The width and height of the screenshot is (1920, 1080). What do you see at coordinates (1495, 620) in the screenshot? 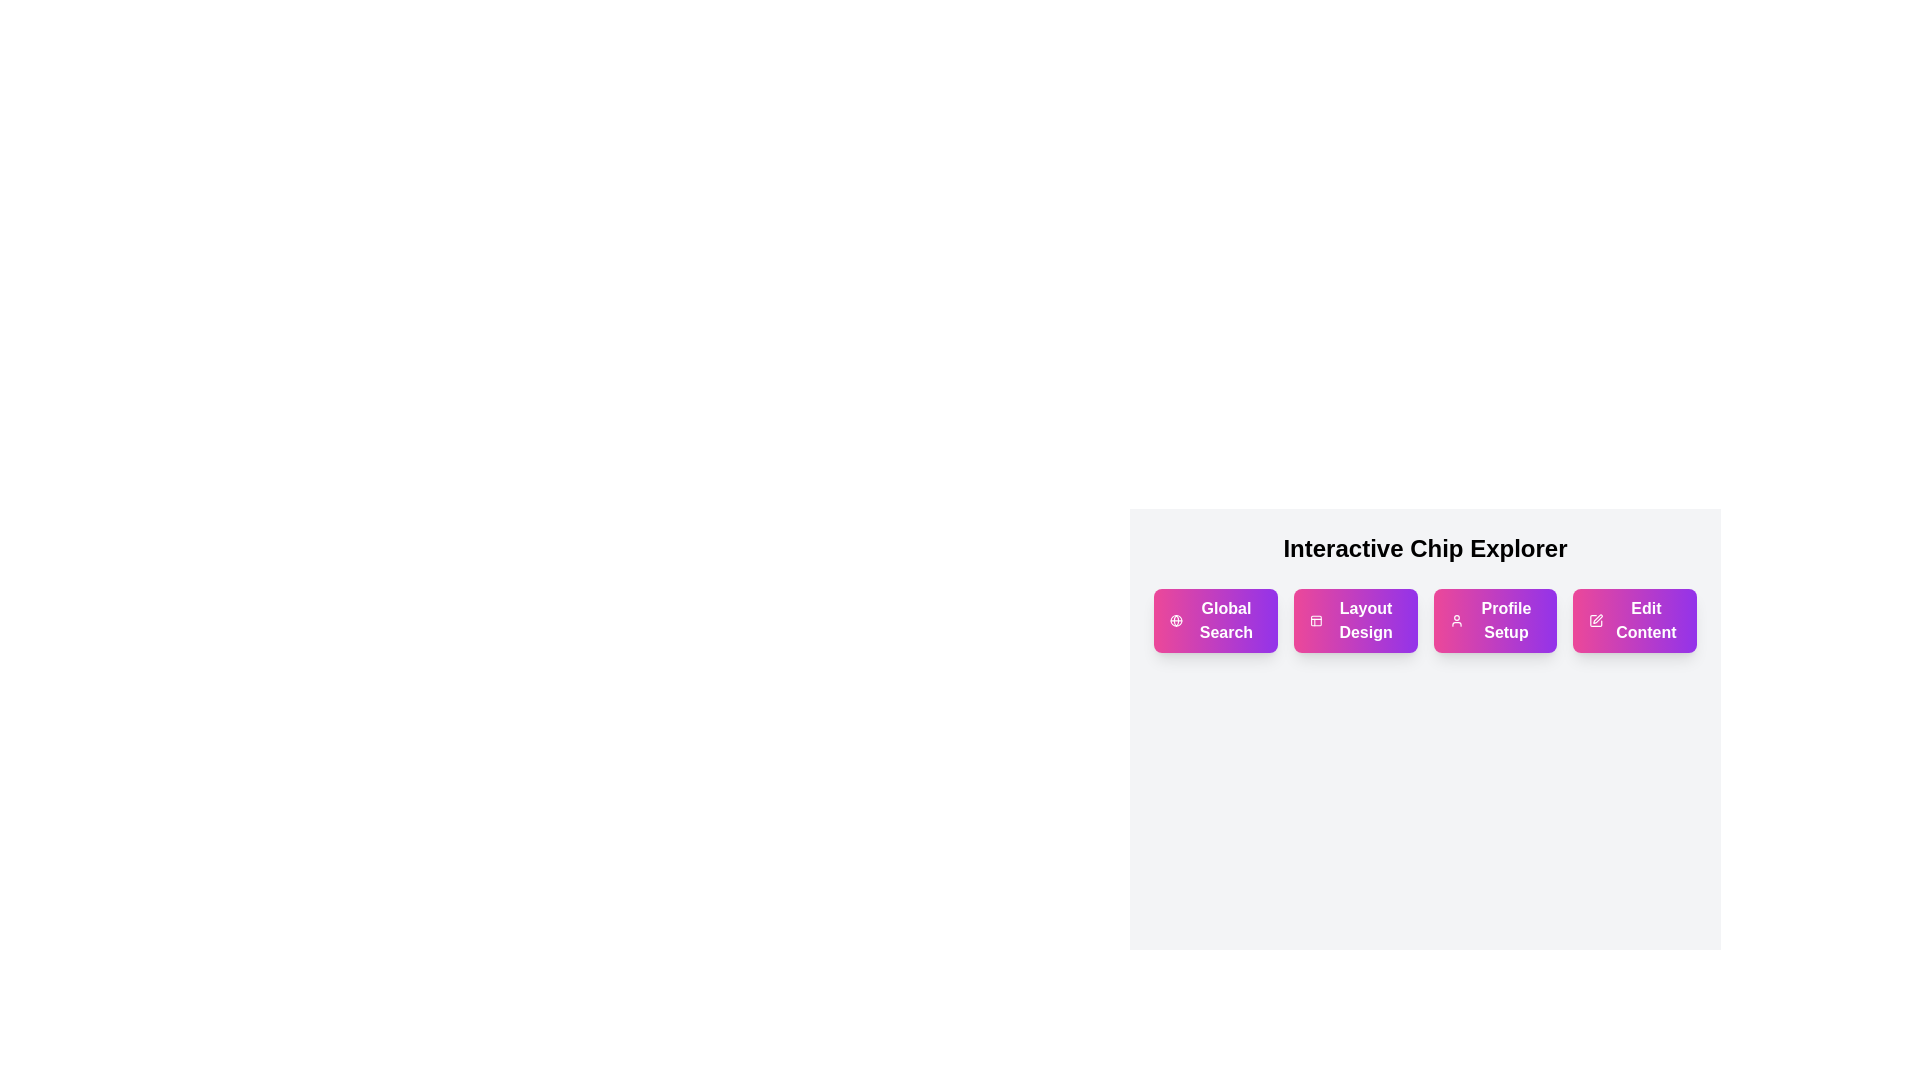
I see `the 'Profile Setup' action chip` at bounding box center [1495, 620].